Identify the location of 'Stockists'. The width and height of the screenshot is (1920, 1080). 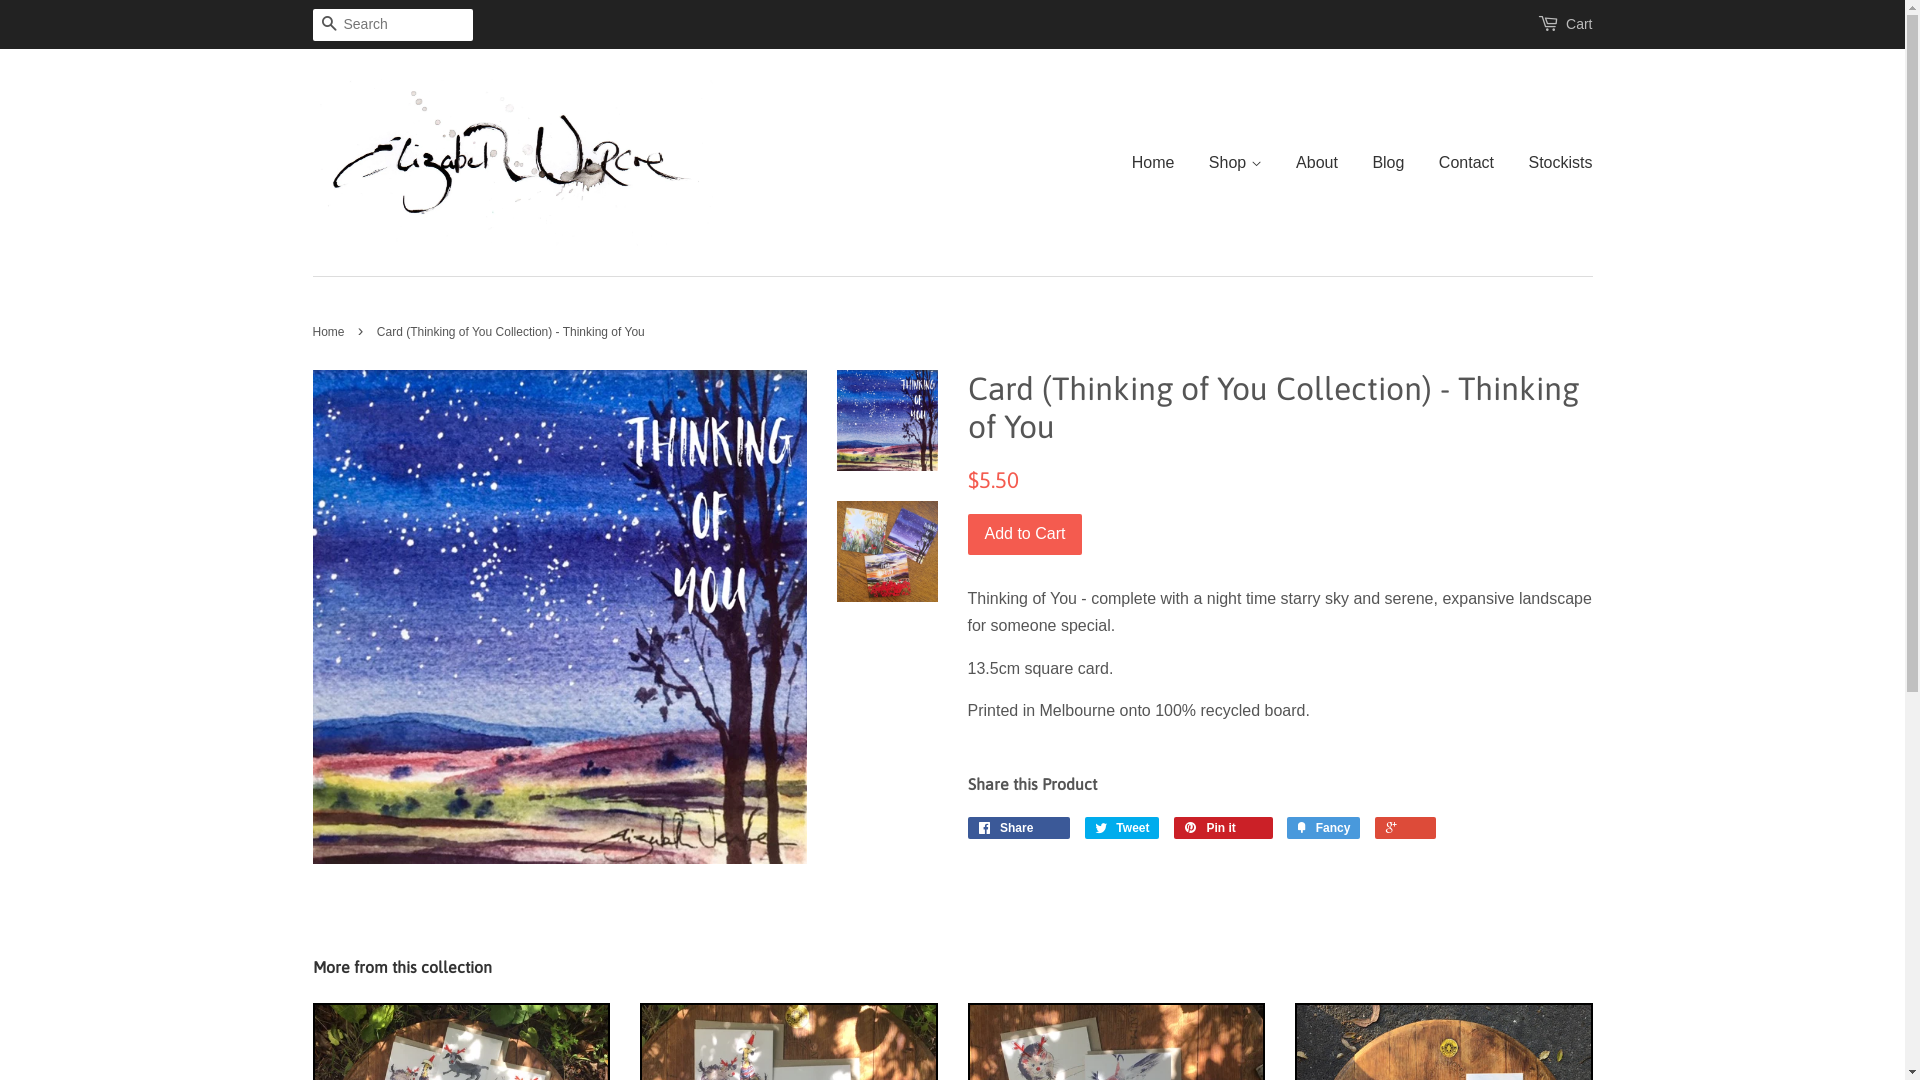
(1551, 161).